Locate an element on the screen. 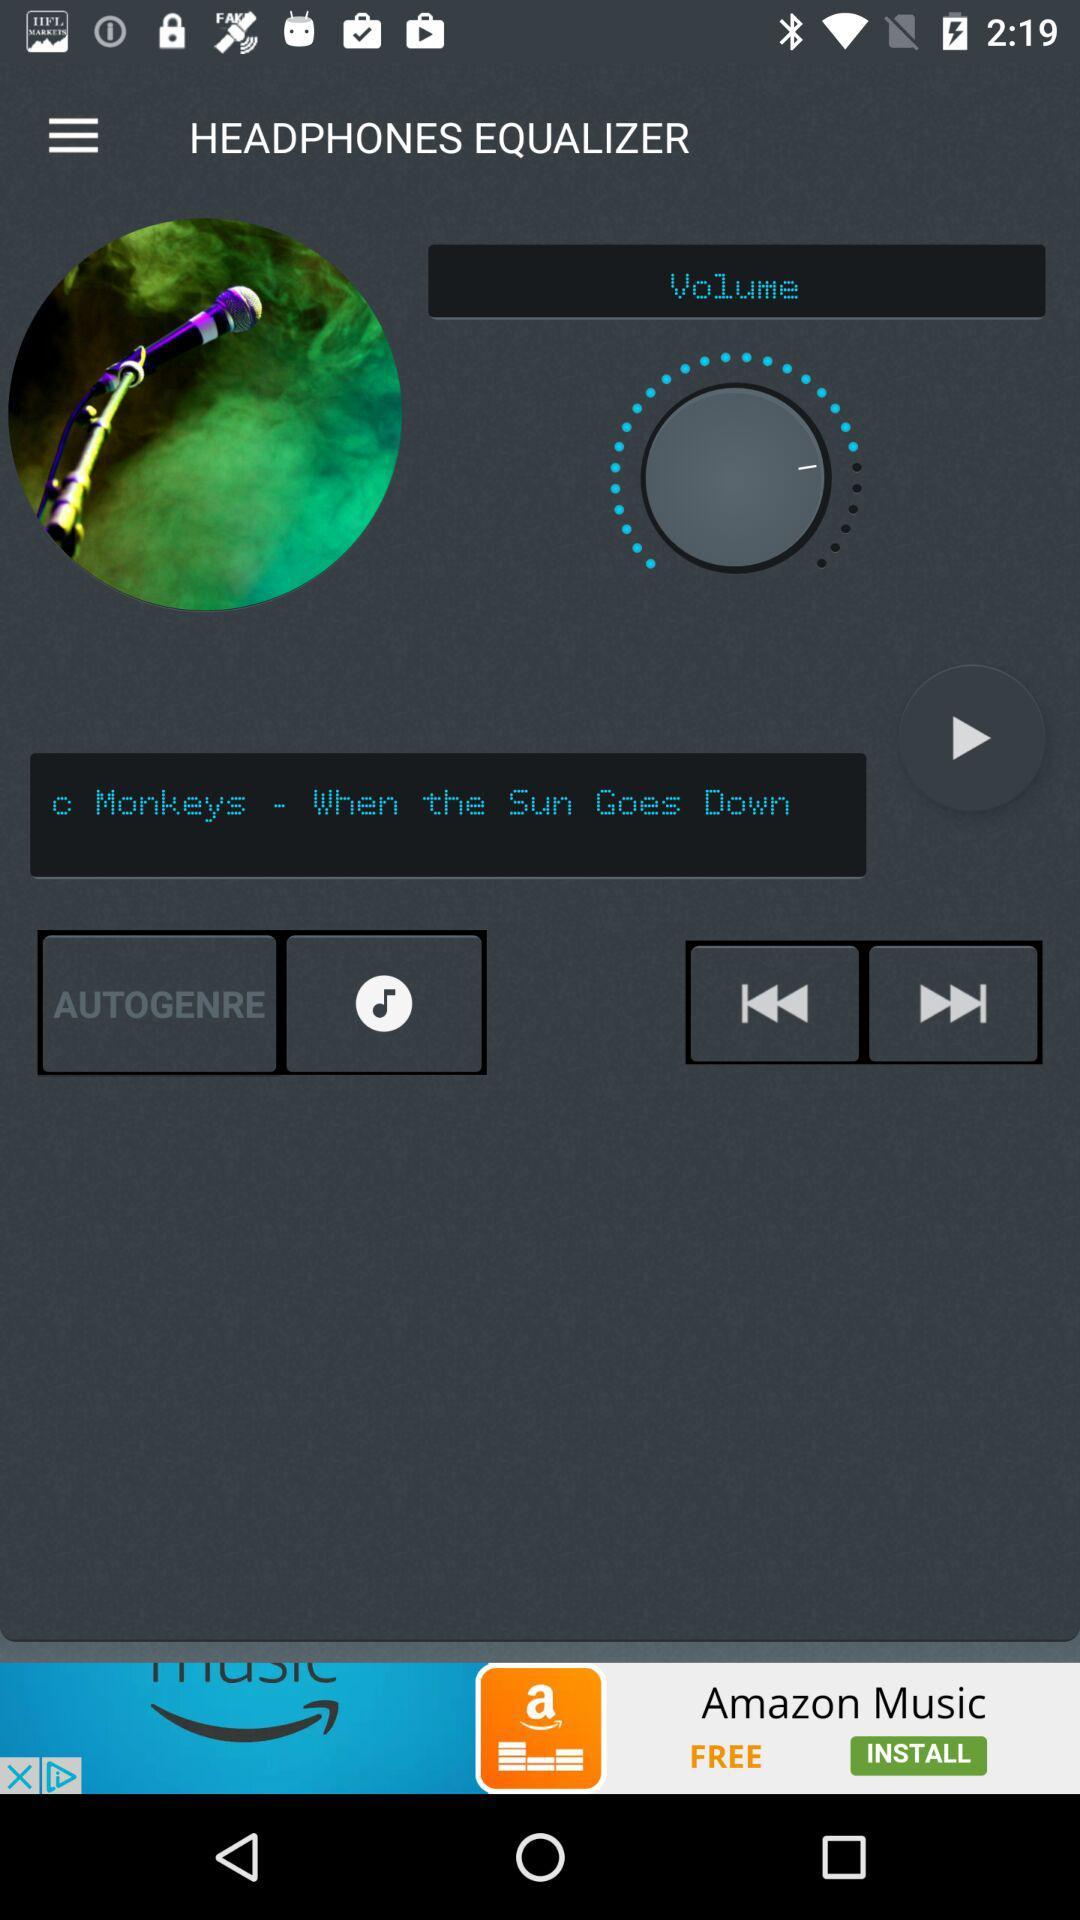 Image resolution: width=1080 pixels, height=1920 pixels. the skip_next icon is located at coordinates (952, 1003).